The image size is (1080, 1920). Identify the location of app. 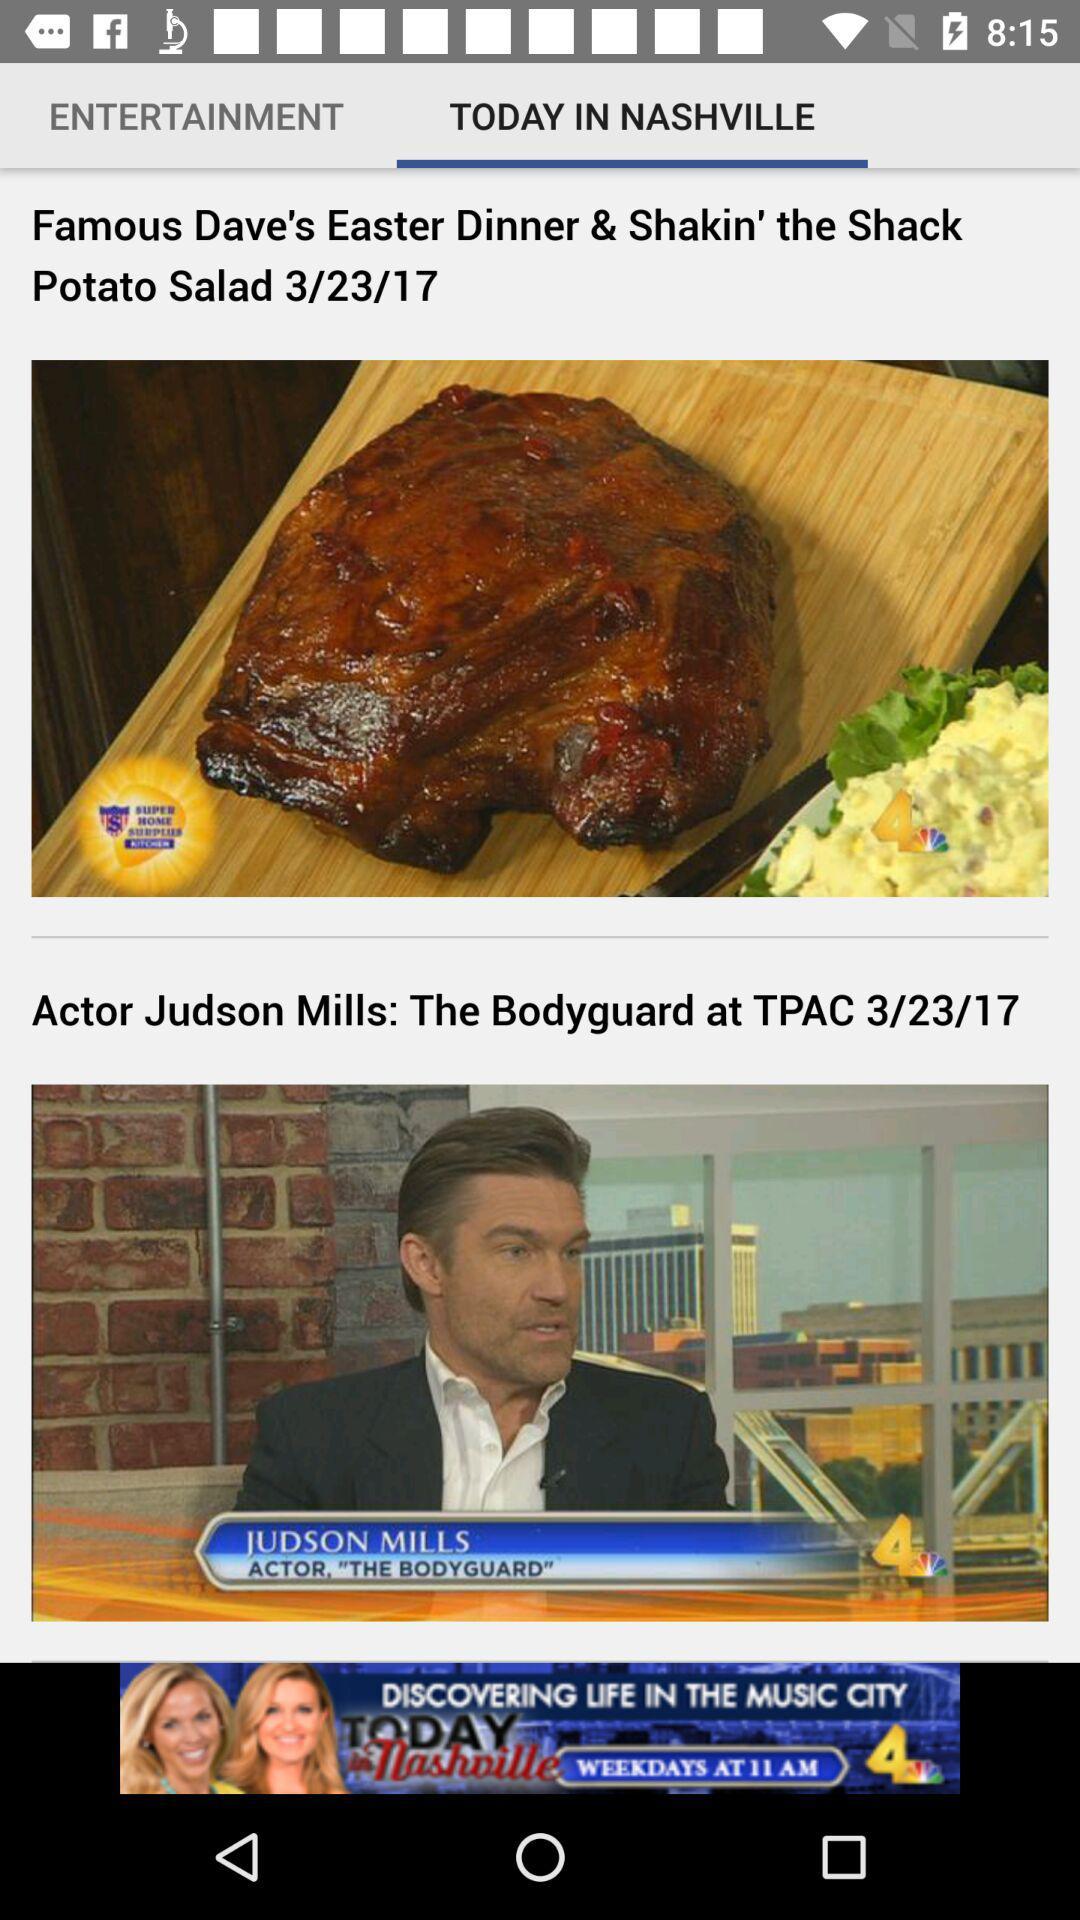
(540, 1727).